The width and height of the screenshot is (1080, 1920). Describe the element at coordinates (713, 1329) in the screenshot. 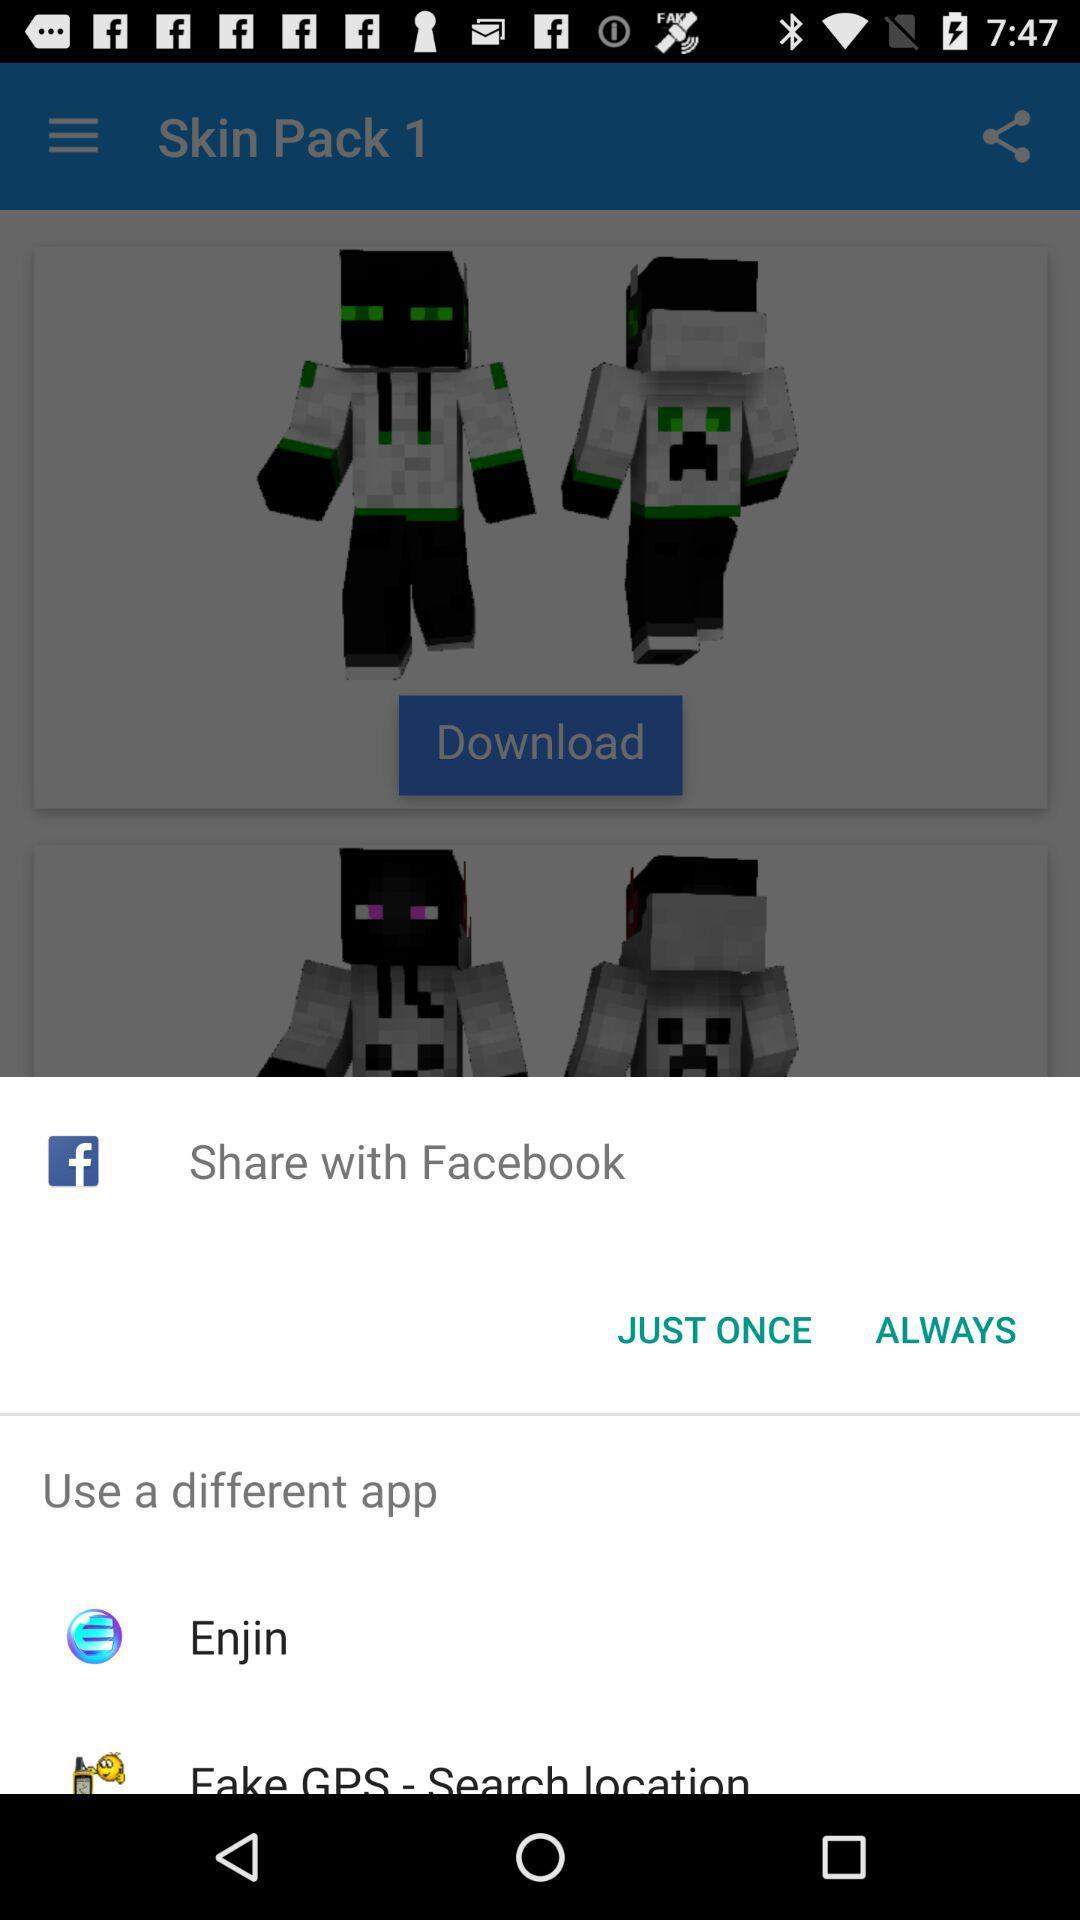

I see `the icon below share with facebook icon` at that location.